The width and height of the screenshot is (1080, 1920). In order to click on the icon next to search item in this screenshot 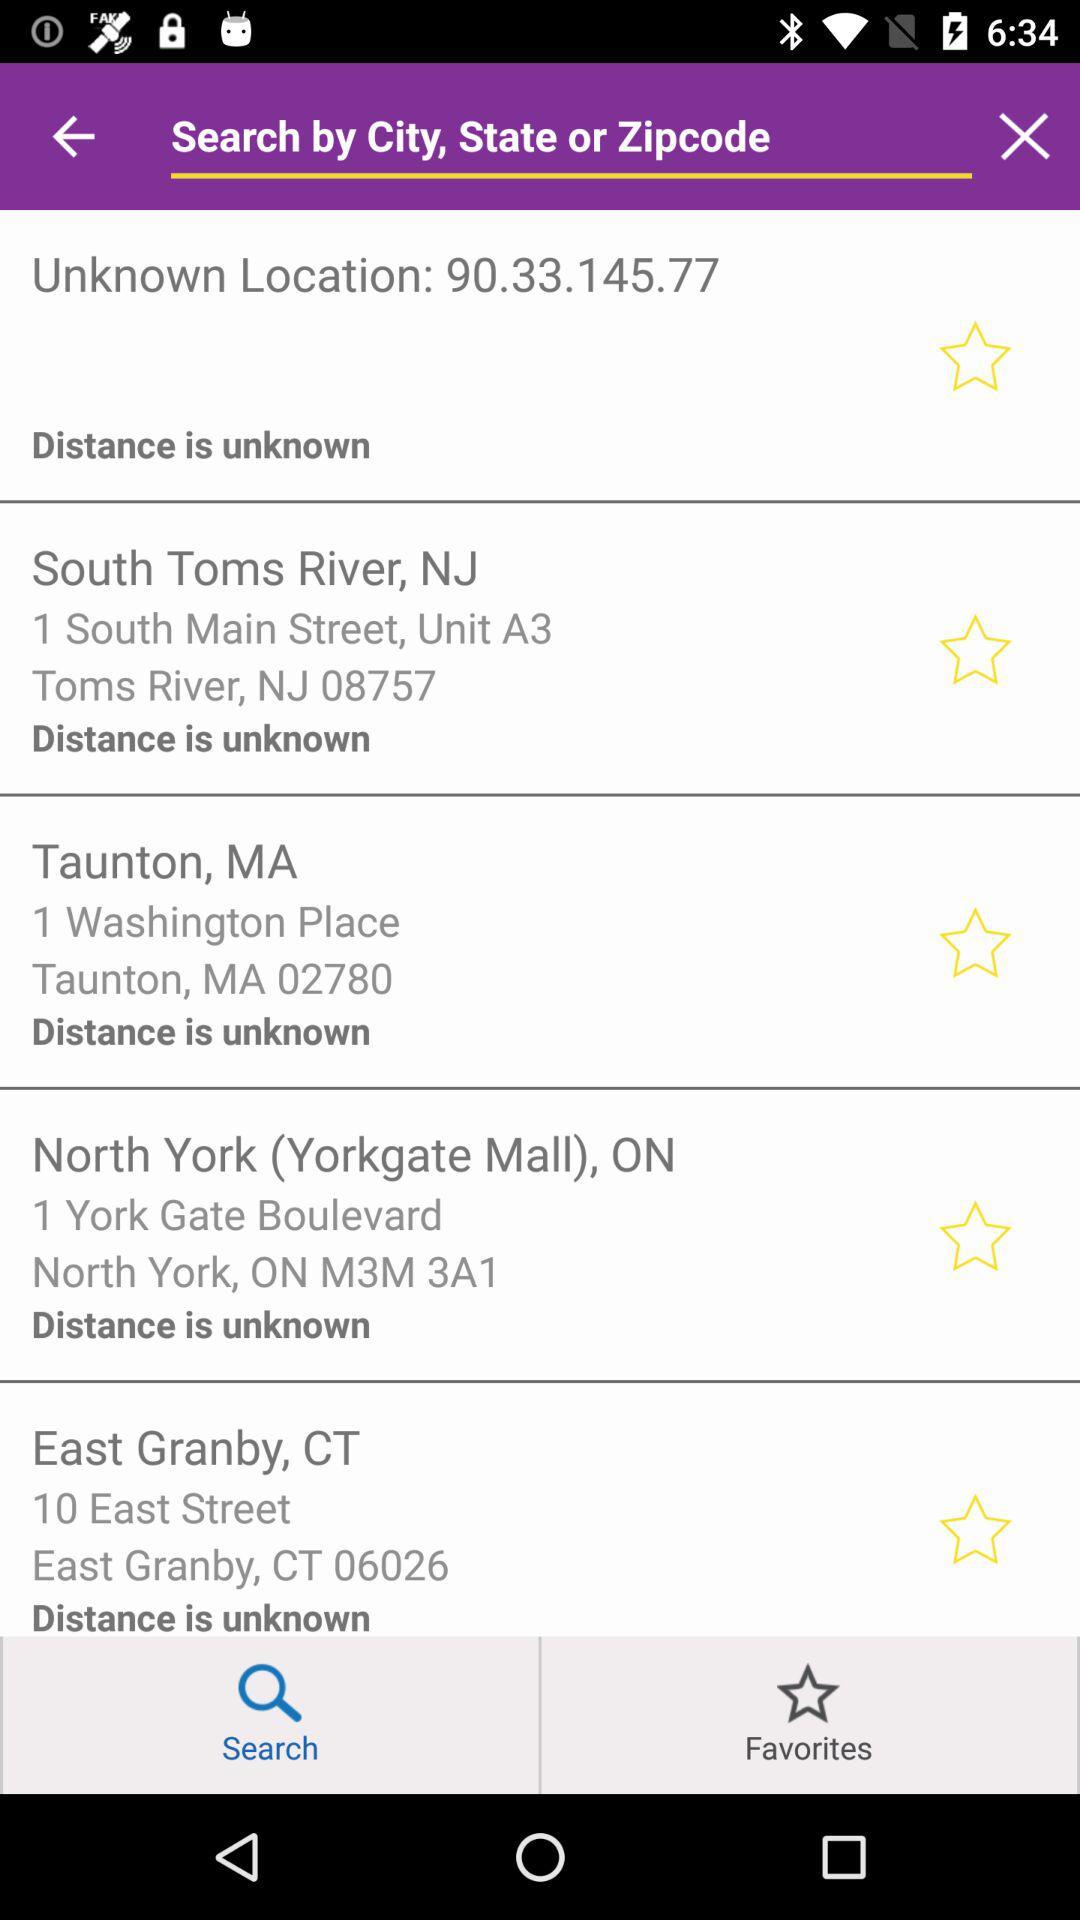, I will do `click(1, 1714)`.